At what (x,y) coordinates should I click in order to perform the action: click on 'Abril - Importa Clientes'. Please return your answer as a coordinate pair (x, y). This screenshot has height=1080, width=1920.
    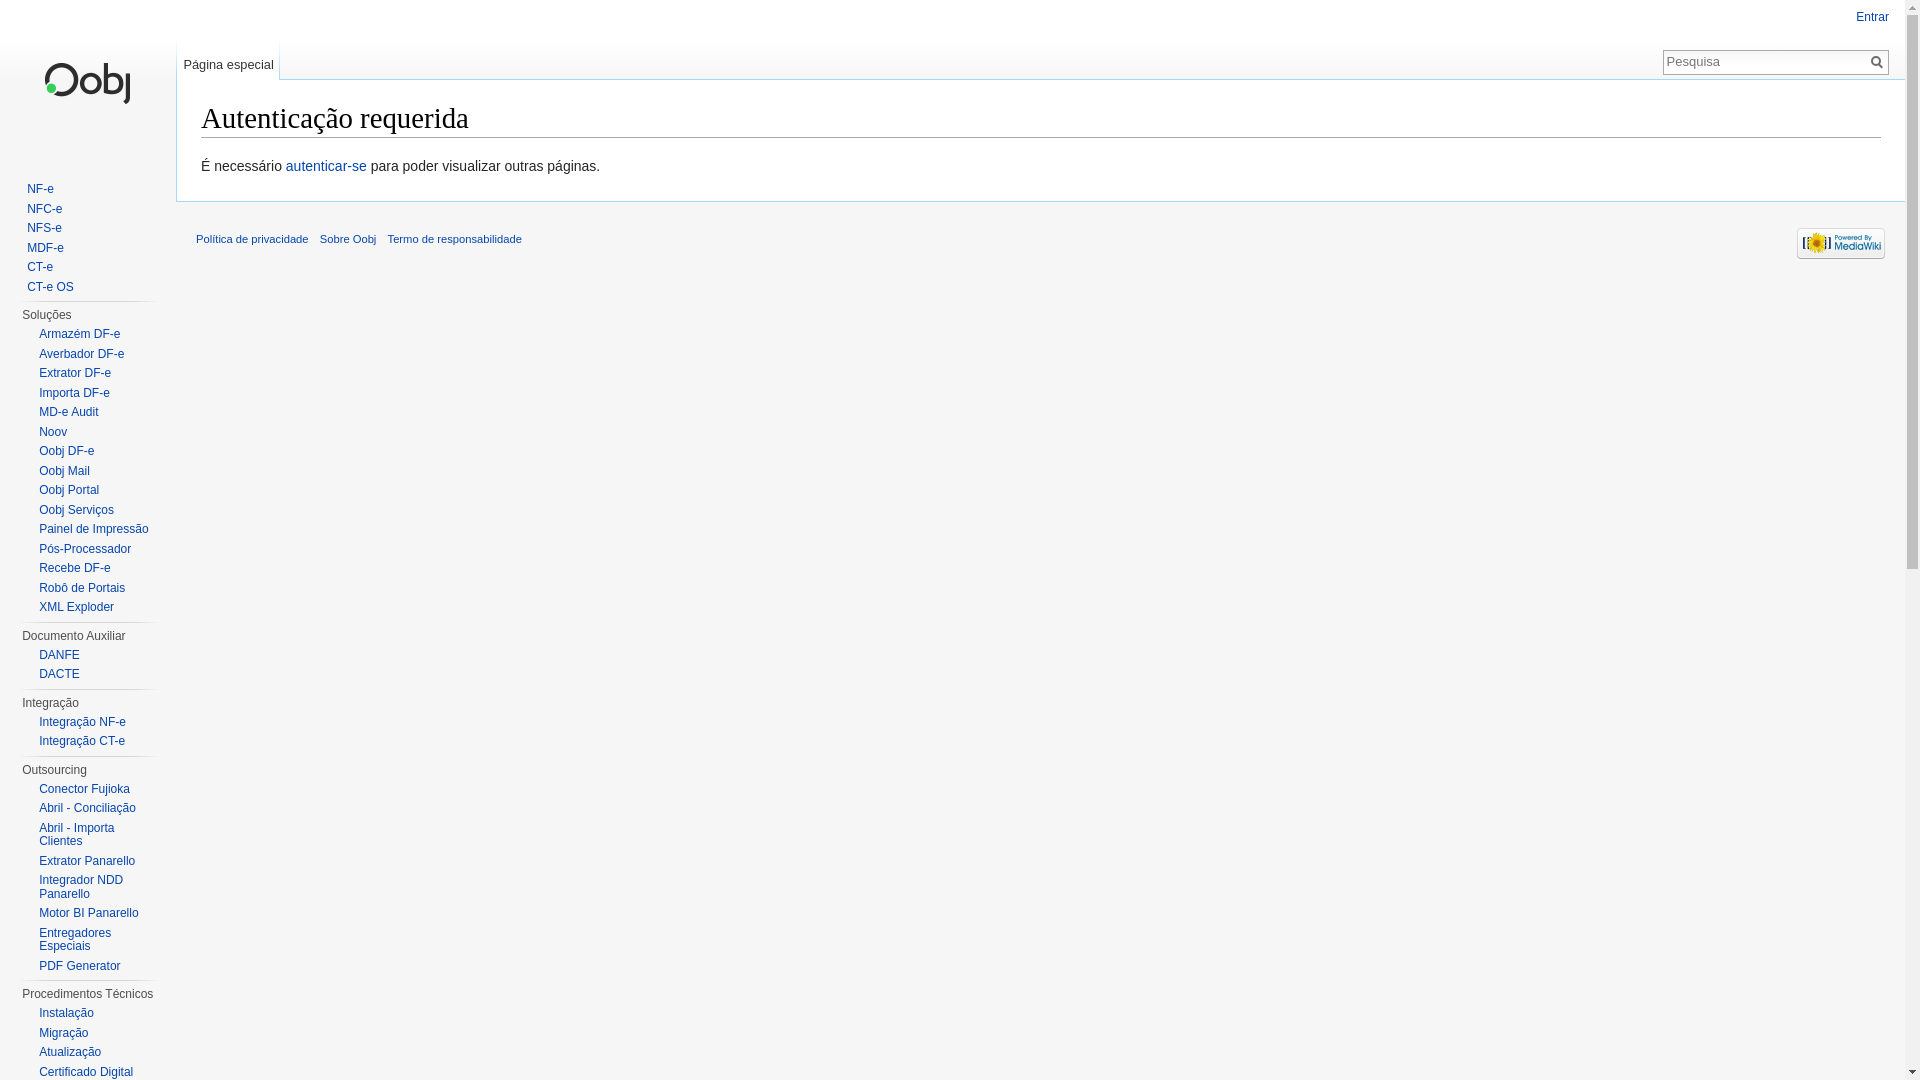
    Looking at the image, I should click on (76, 833).